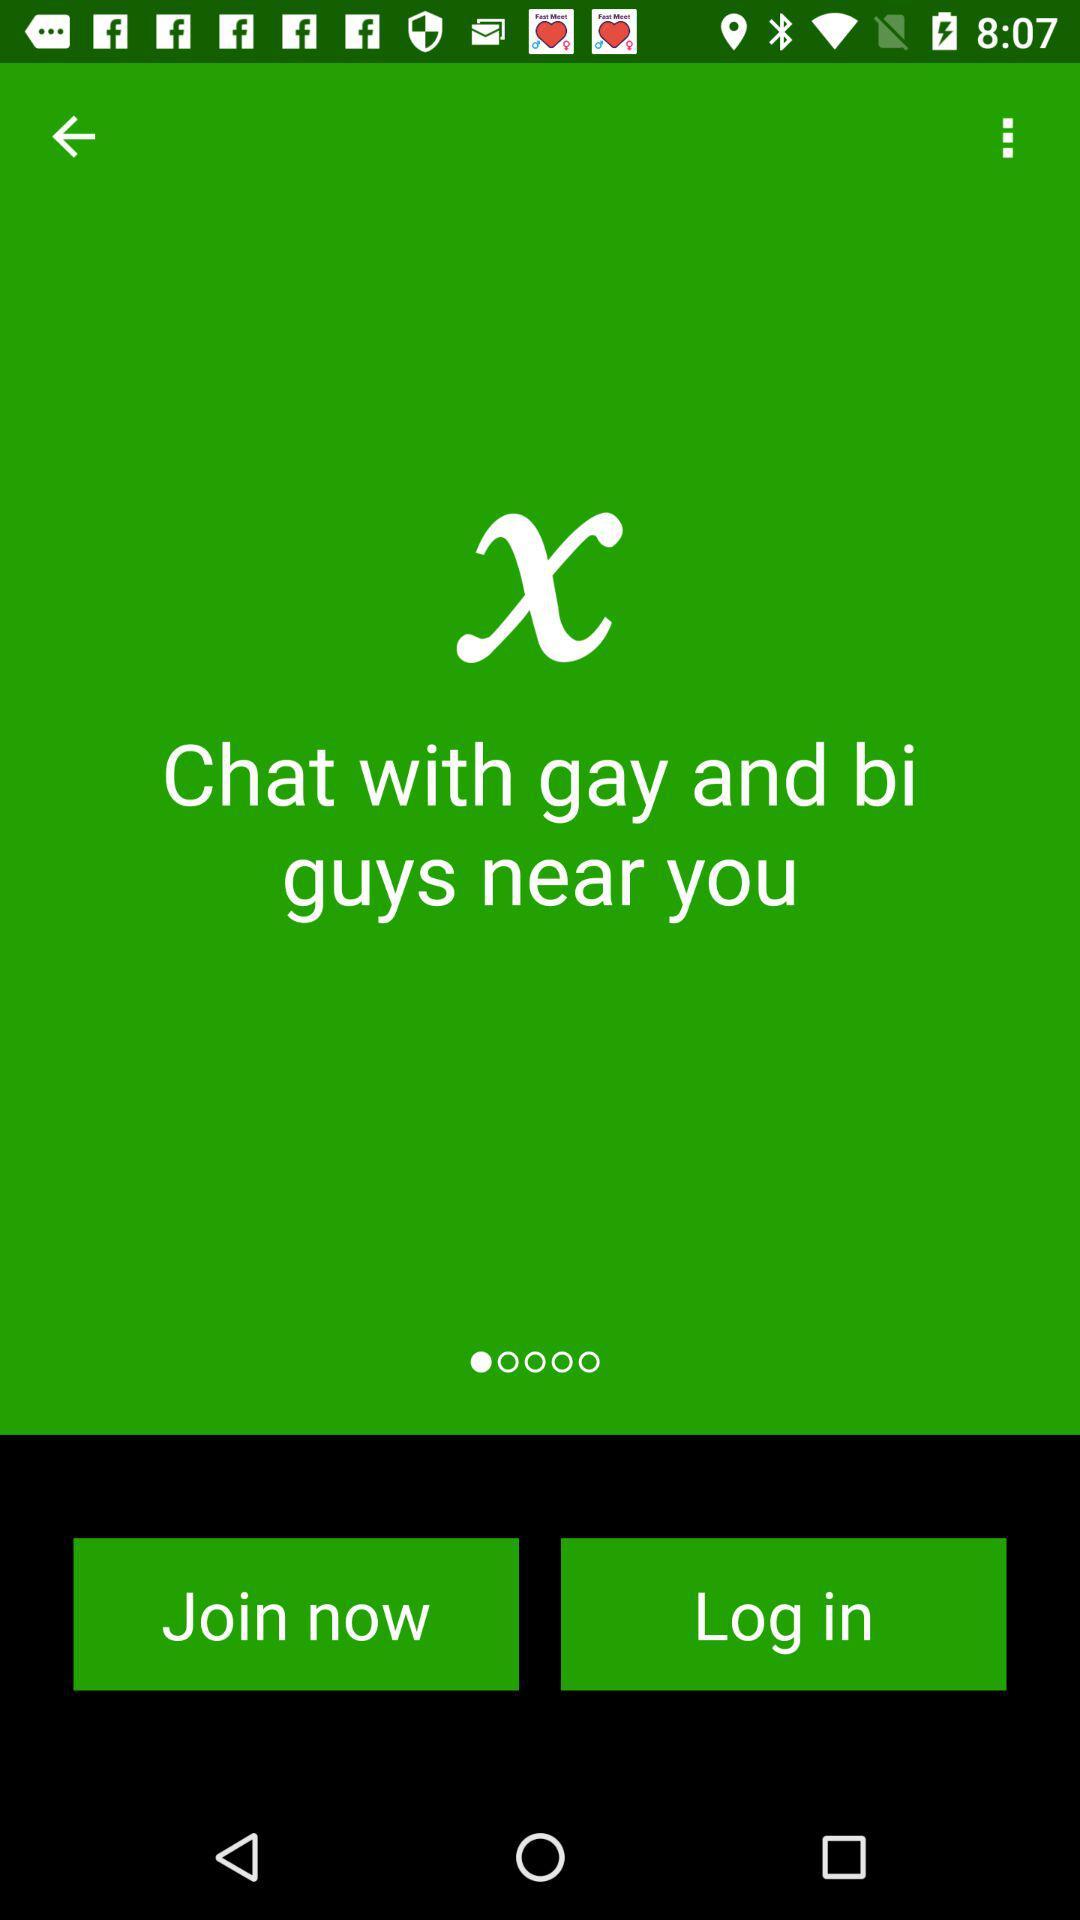  What do you see at coordinates (72, 135) in the screenshot?
I see `back page` at bounding box center [72, 135].